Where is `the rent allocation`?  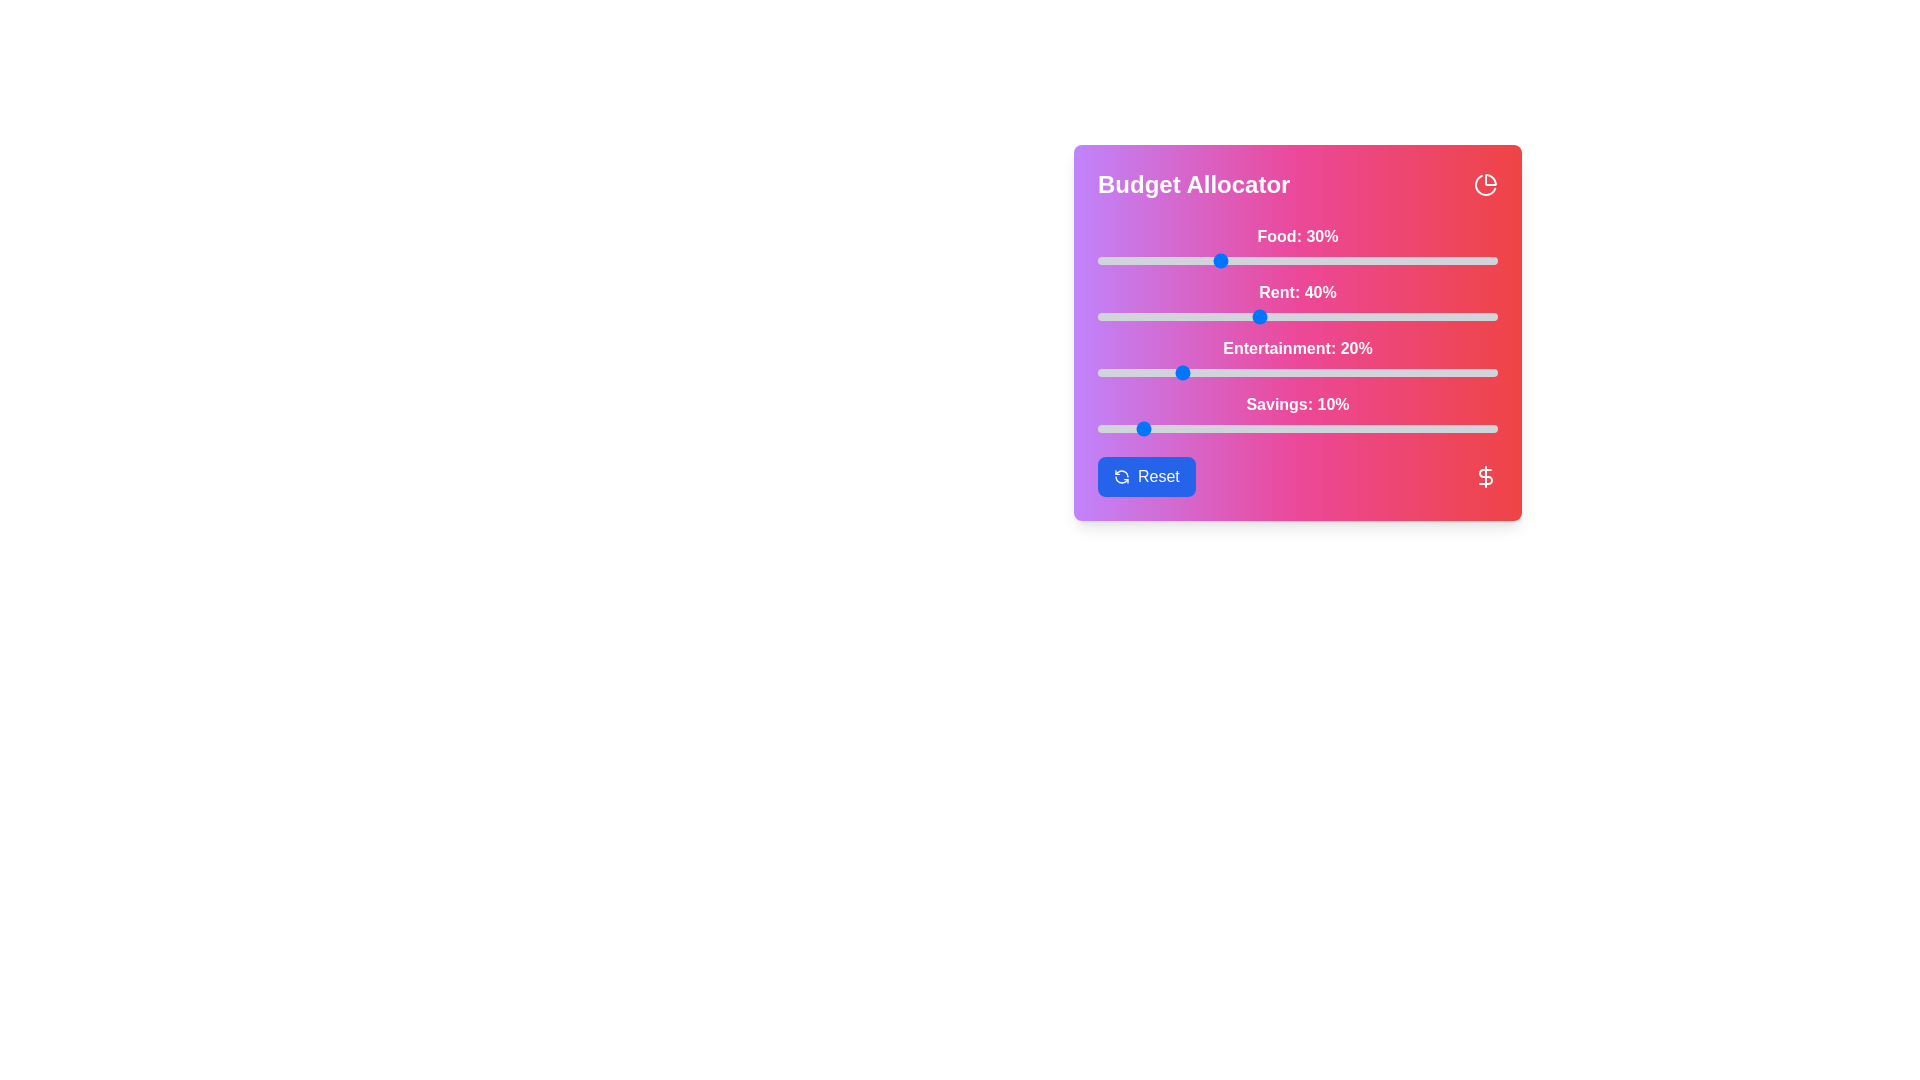
the rent allocation is located at coordinates (1290, 315).